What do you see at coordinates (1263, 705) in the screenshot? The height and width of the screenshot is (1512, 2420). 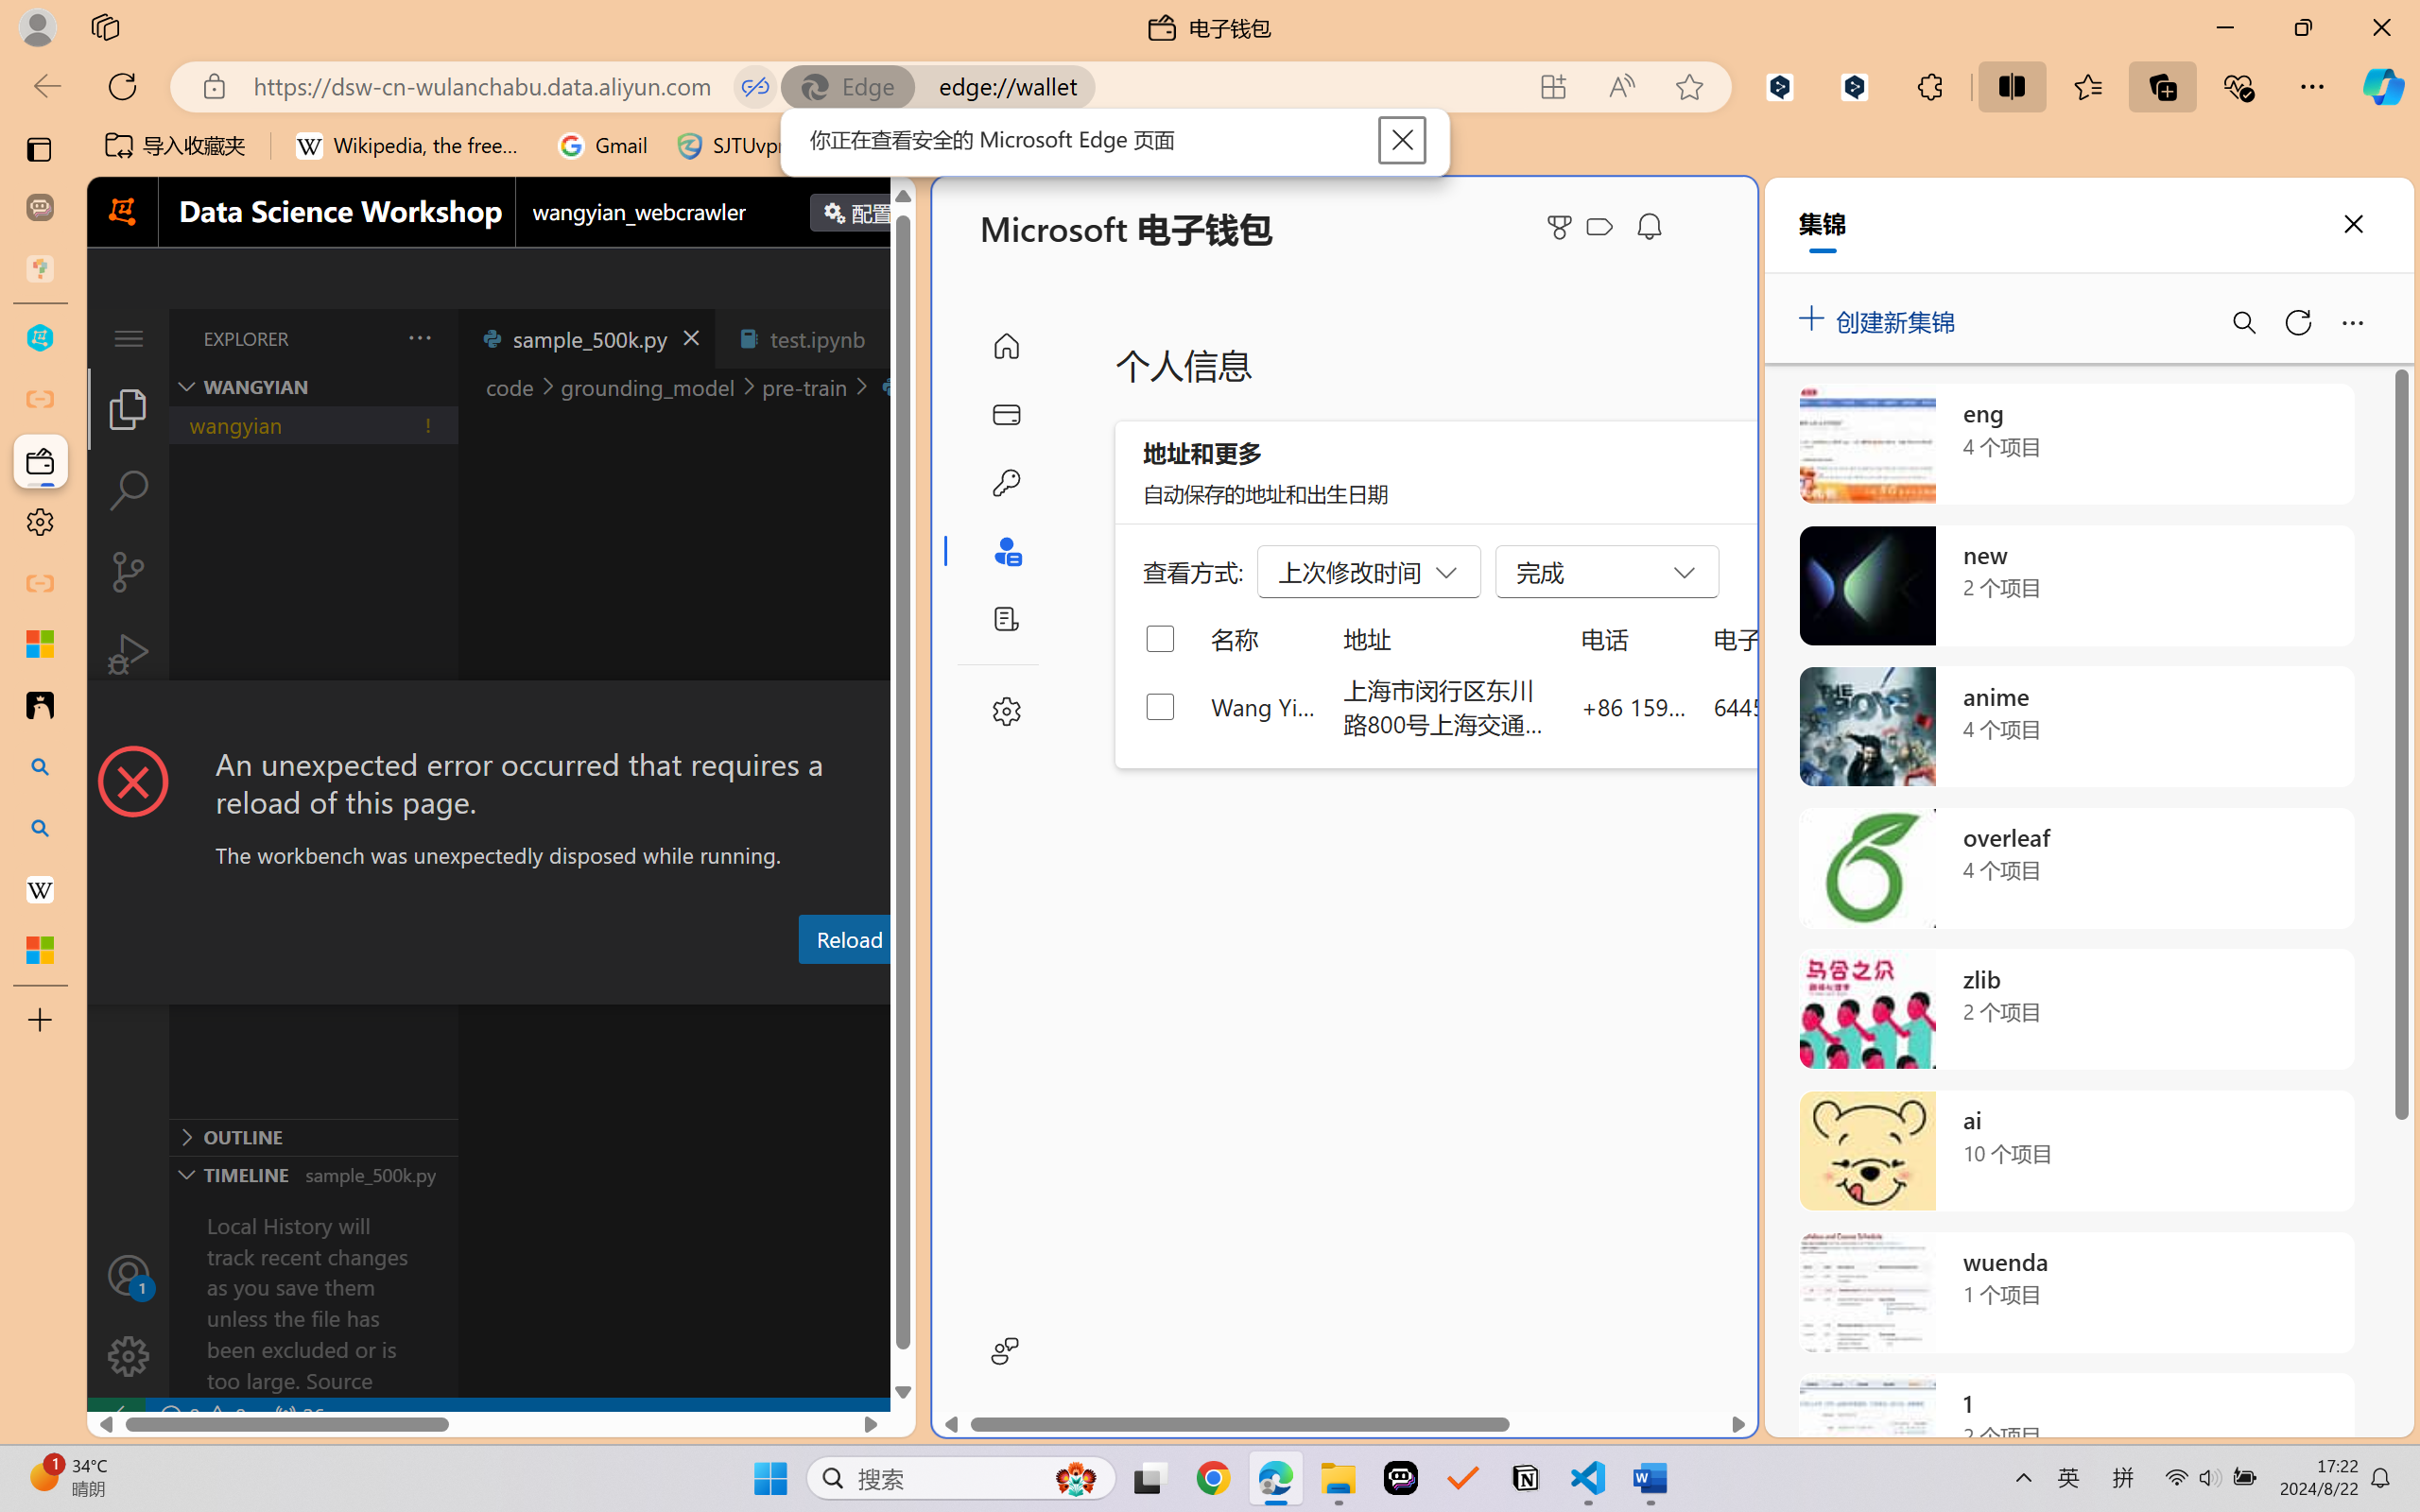 I see `'Wang Yian'` at bounding box center [1263, 705].